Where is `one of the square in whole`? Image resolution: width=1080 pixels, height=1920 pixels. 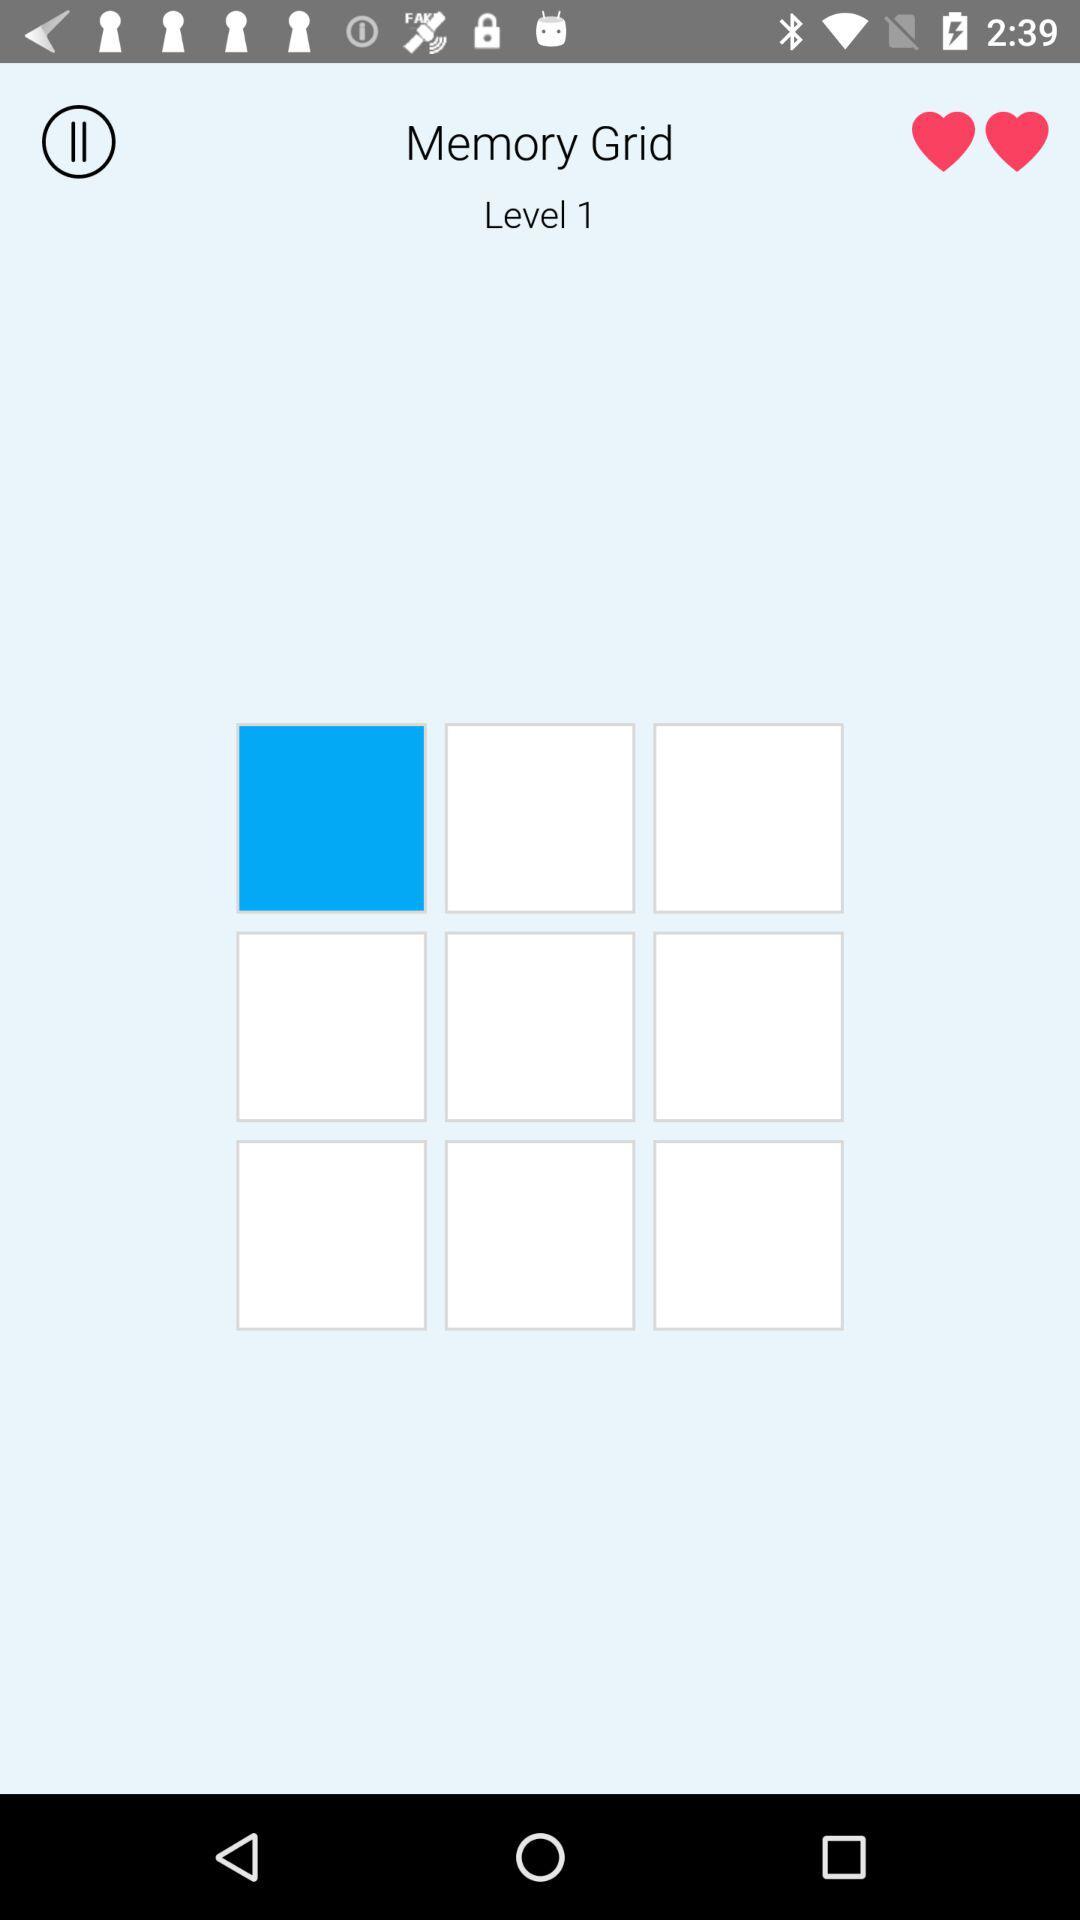 one of the square in whole is located at coordinates (330, 1234).